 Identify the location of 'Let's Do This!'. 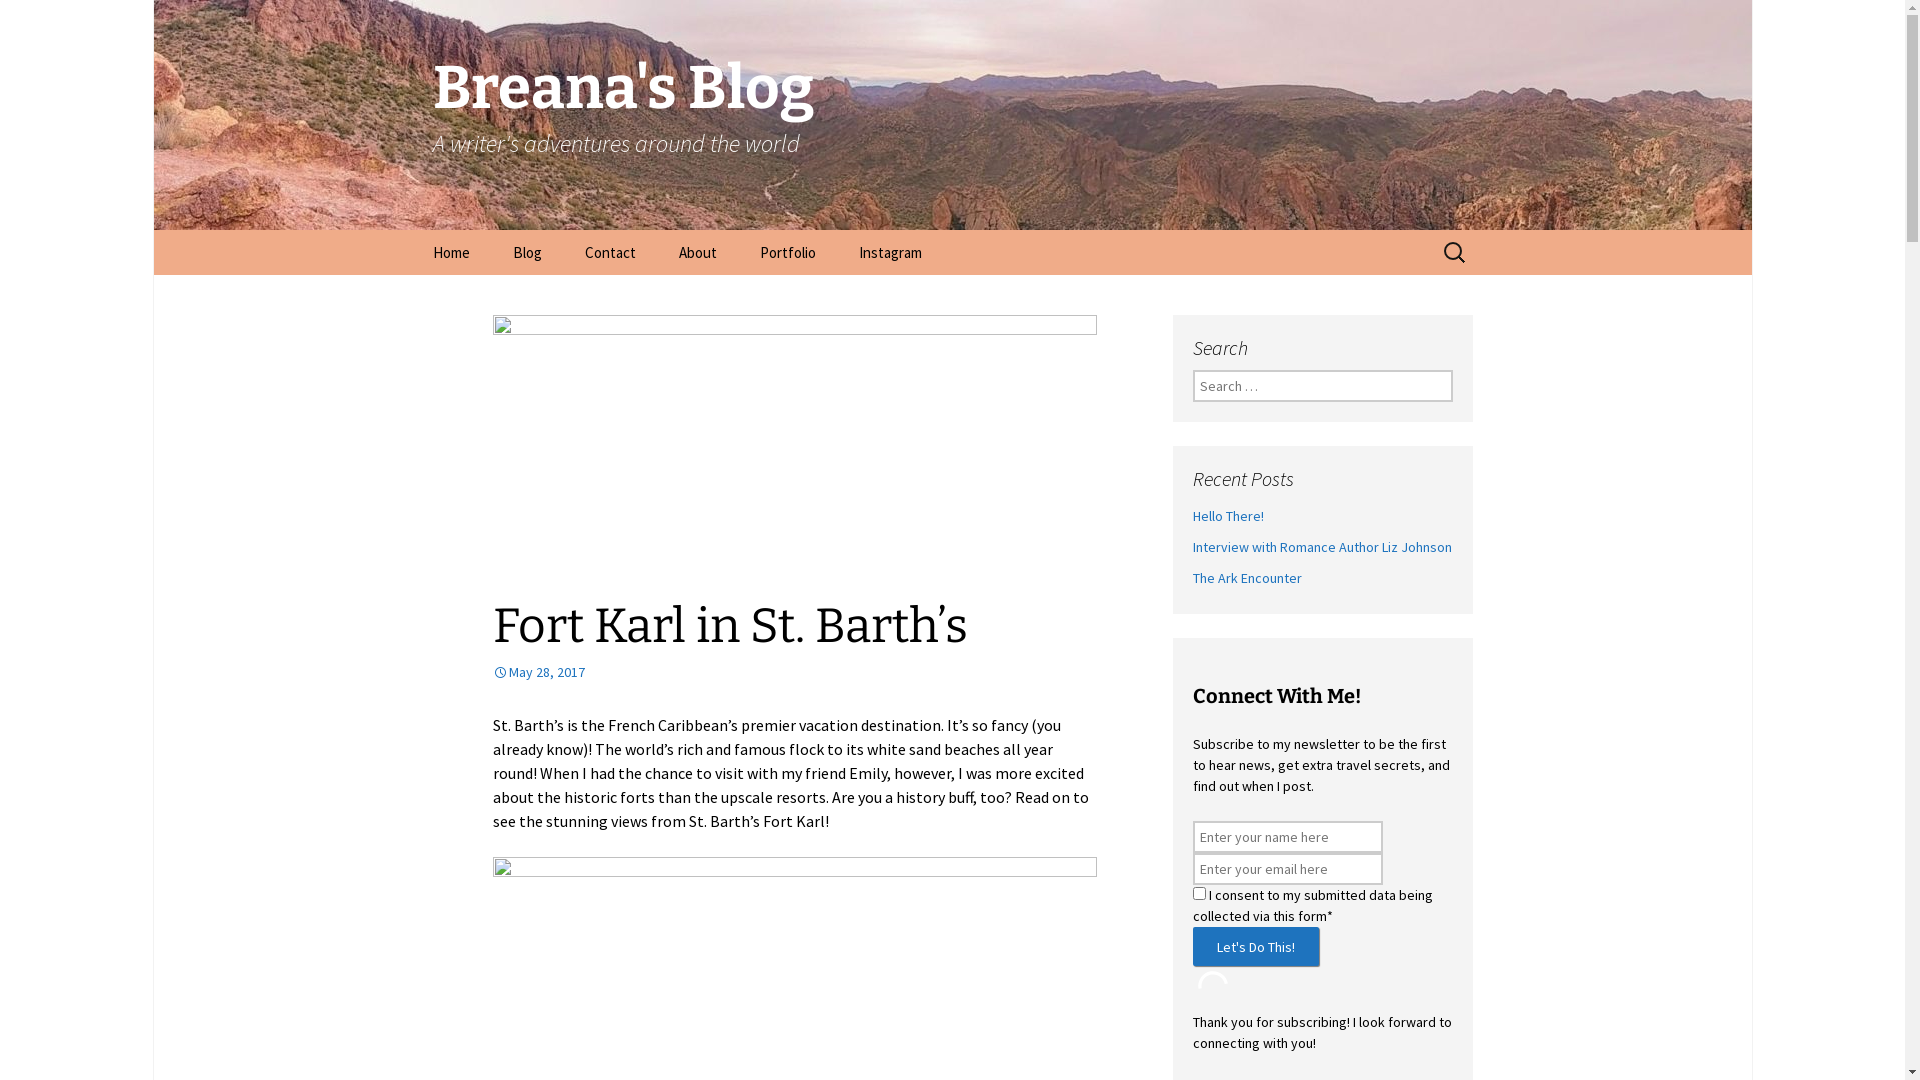
(1191, 945).